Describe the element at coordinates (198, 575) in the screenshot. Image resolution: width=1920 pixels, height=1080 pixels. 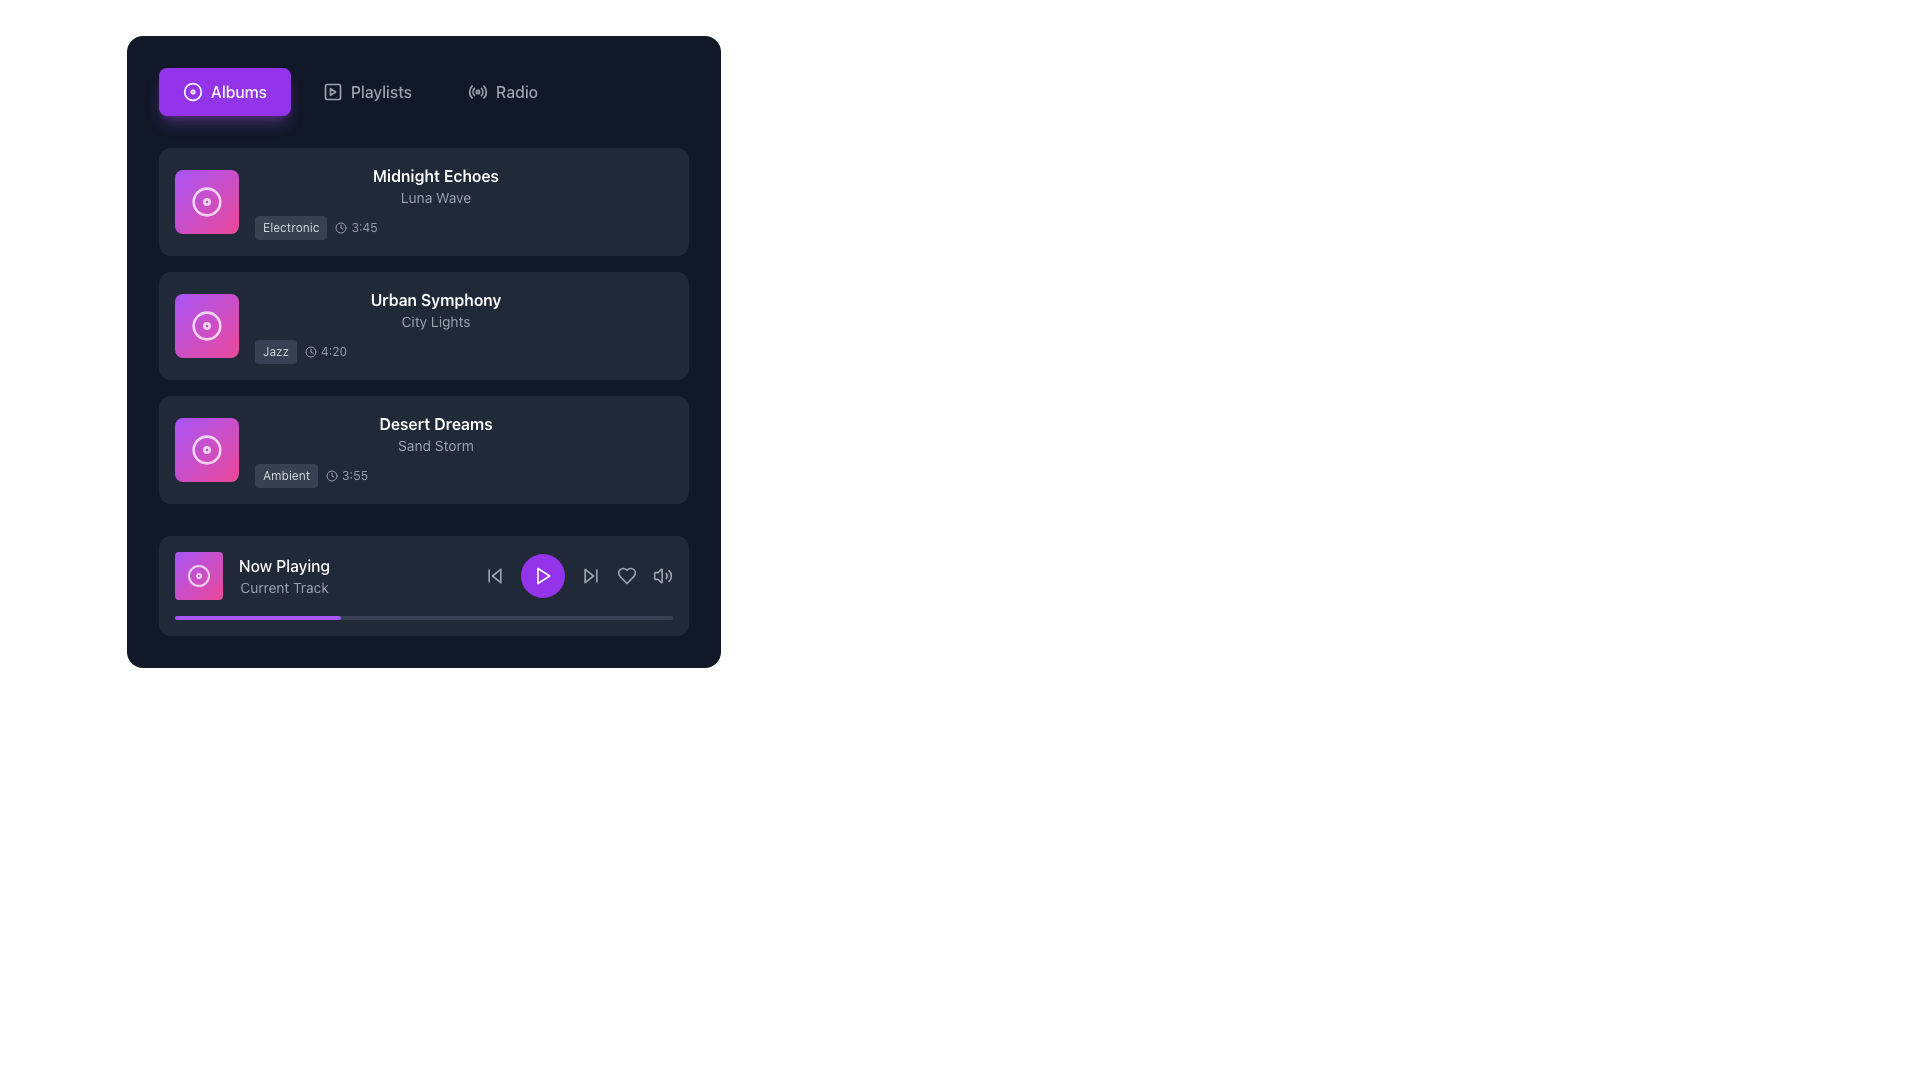
I see `the outer SVG circle located at the bottom-left corner of the 'Now Playing' section, which is part of the album artwork representation` at that location.